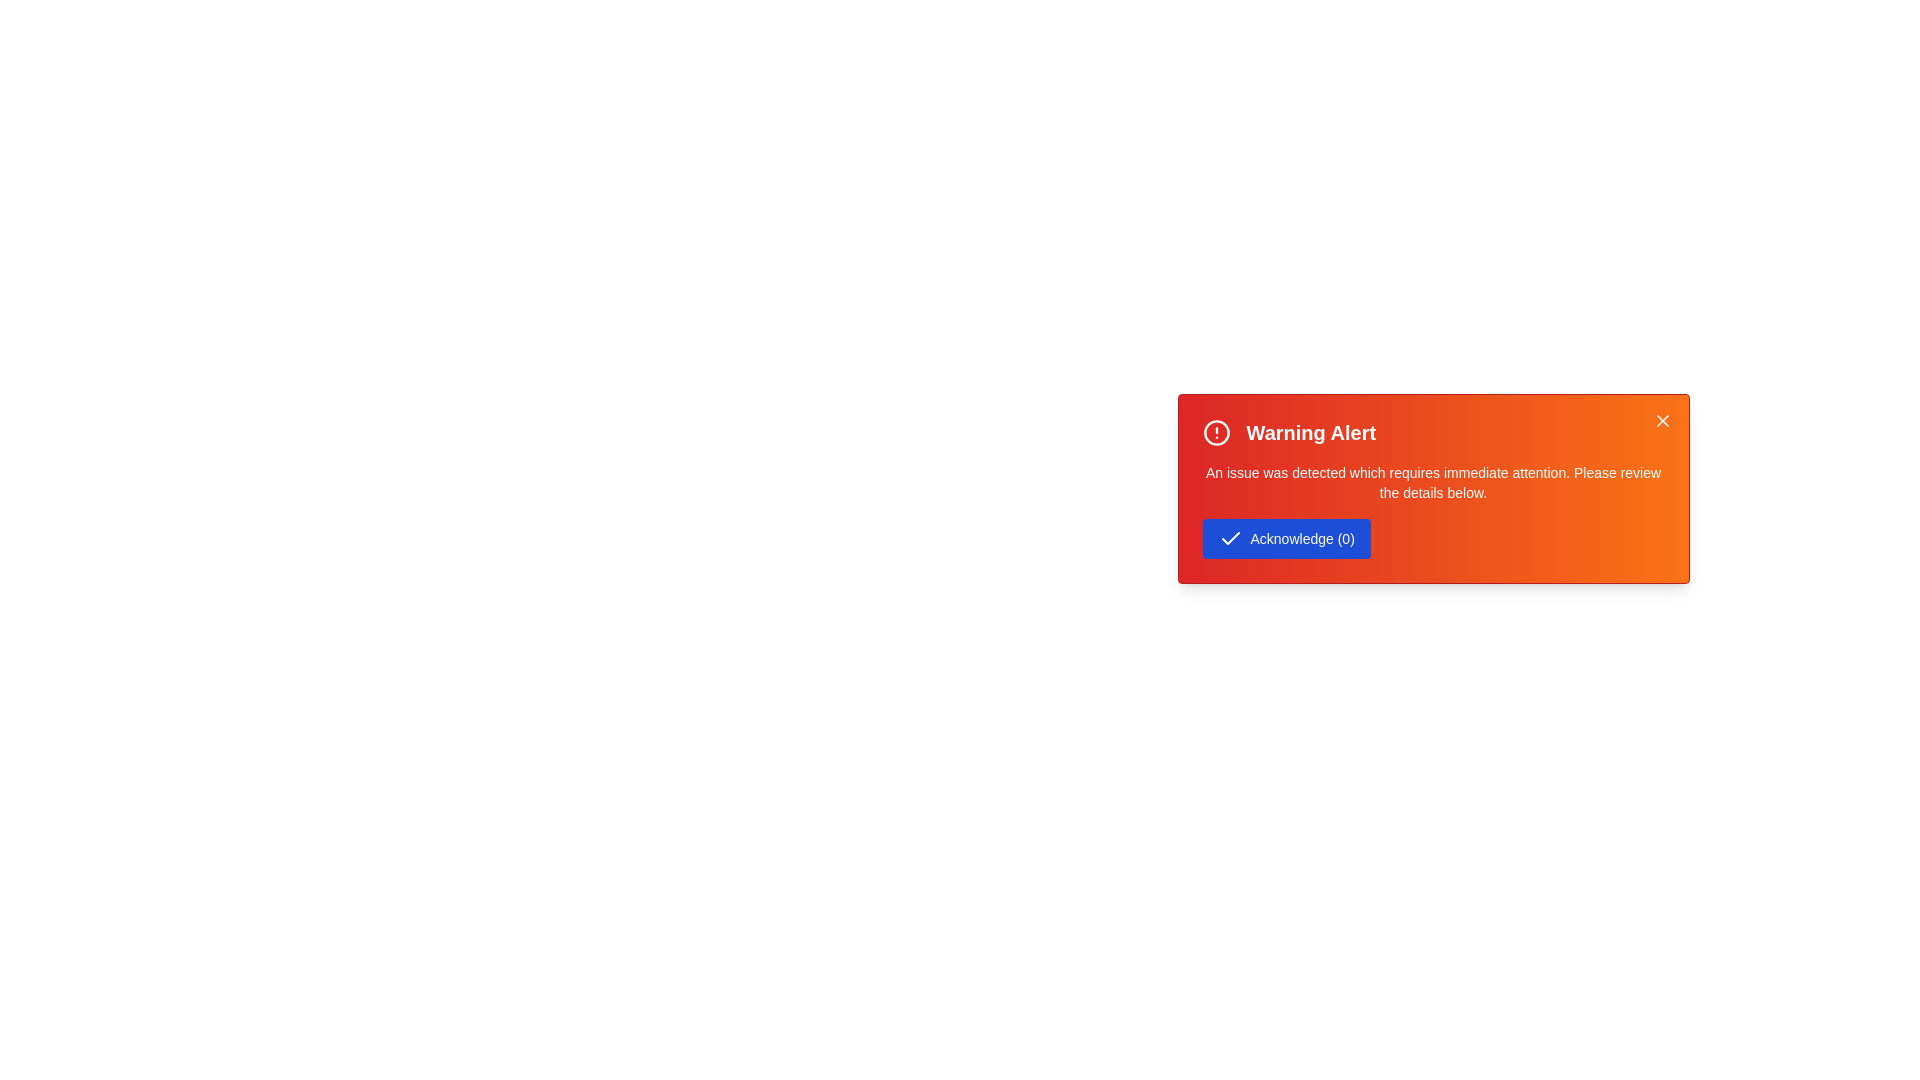 Image resolution: width=1920 pixels, height=1080 pixels. I want to click on the close button to observe its hover effect, so click(1662, 419).